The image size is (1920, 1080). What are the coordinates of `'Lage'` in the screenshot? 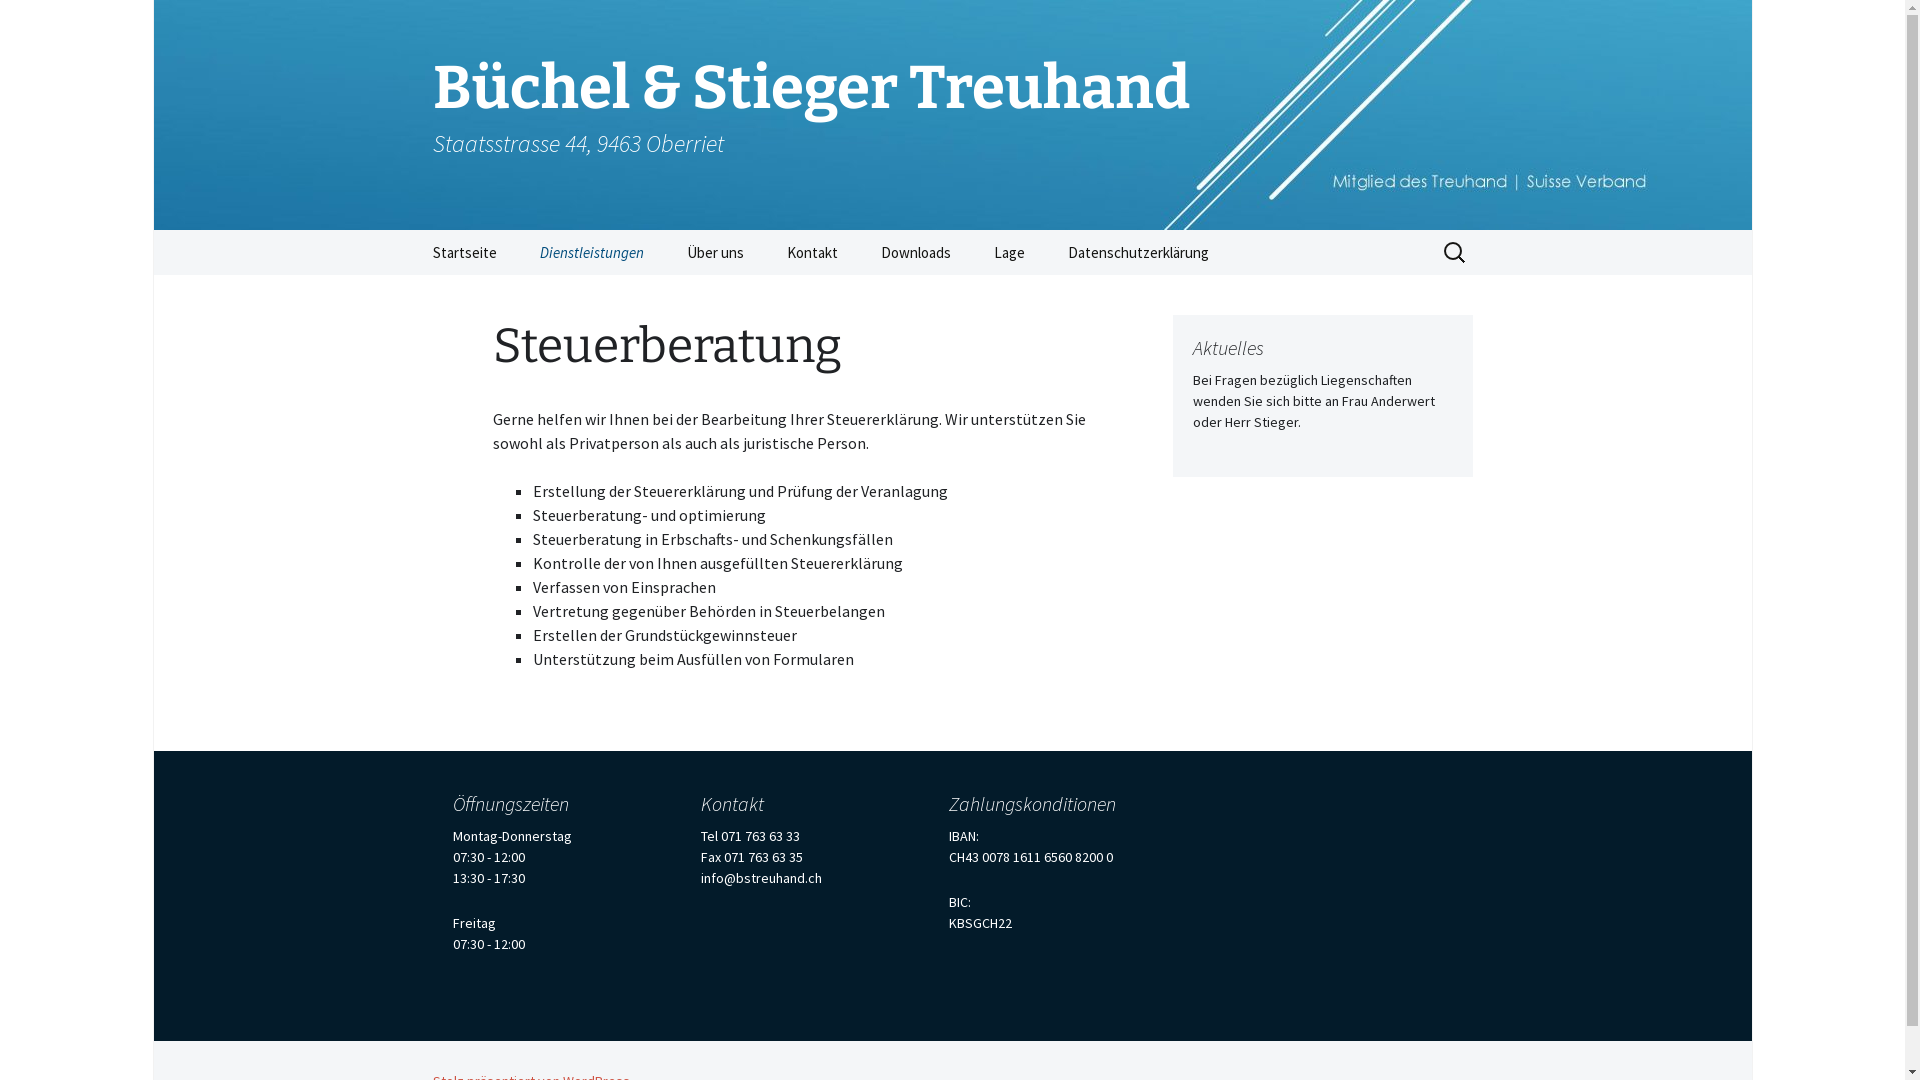 It's located at (1009, 251).